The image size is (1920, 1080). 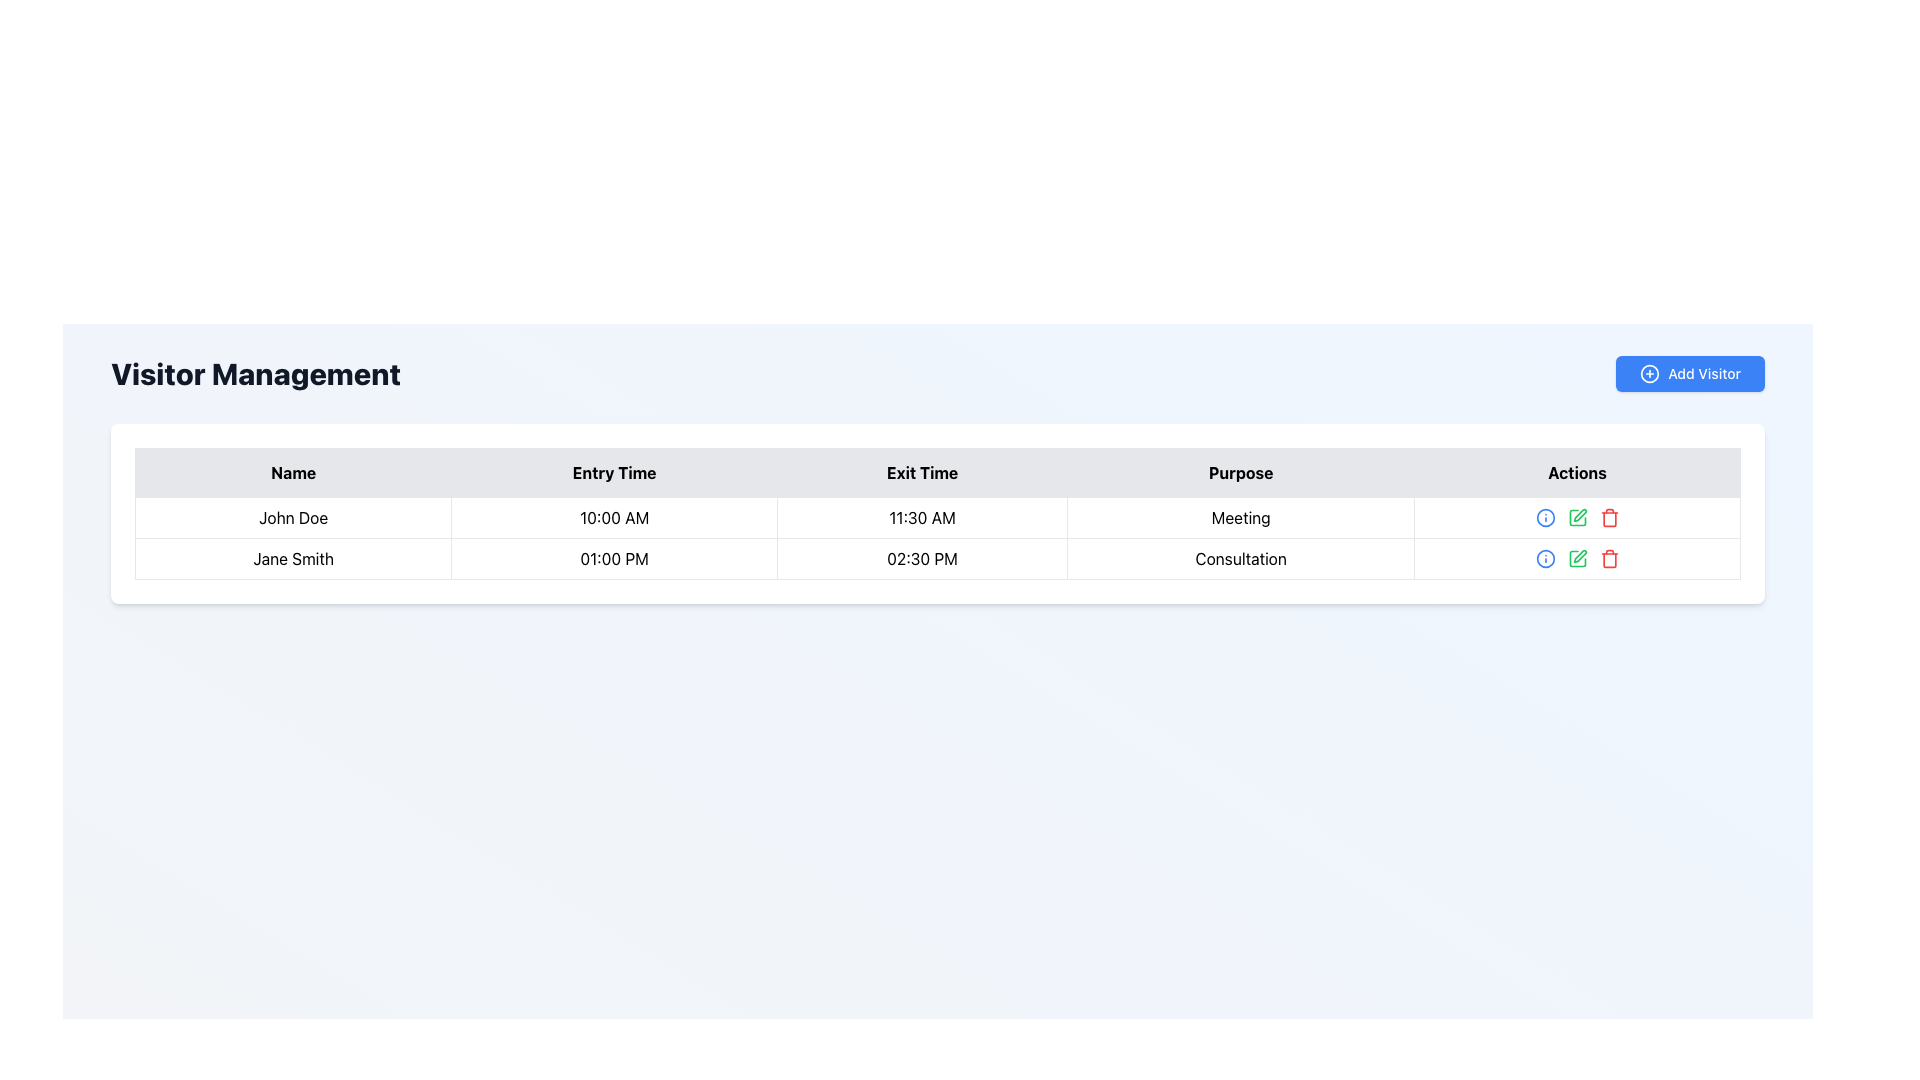 I want to click on the table row containing the visitor information for 'Jane Smith', which includes entry and exit times and purpose of visit, so click(x=936, y=559).